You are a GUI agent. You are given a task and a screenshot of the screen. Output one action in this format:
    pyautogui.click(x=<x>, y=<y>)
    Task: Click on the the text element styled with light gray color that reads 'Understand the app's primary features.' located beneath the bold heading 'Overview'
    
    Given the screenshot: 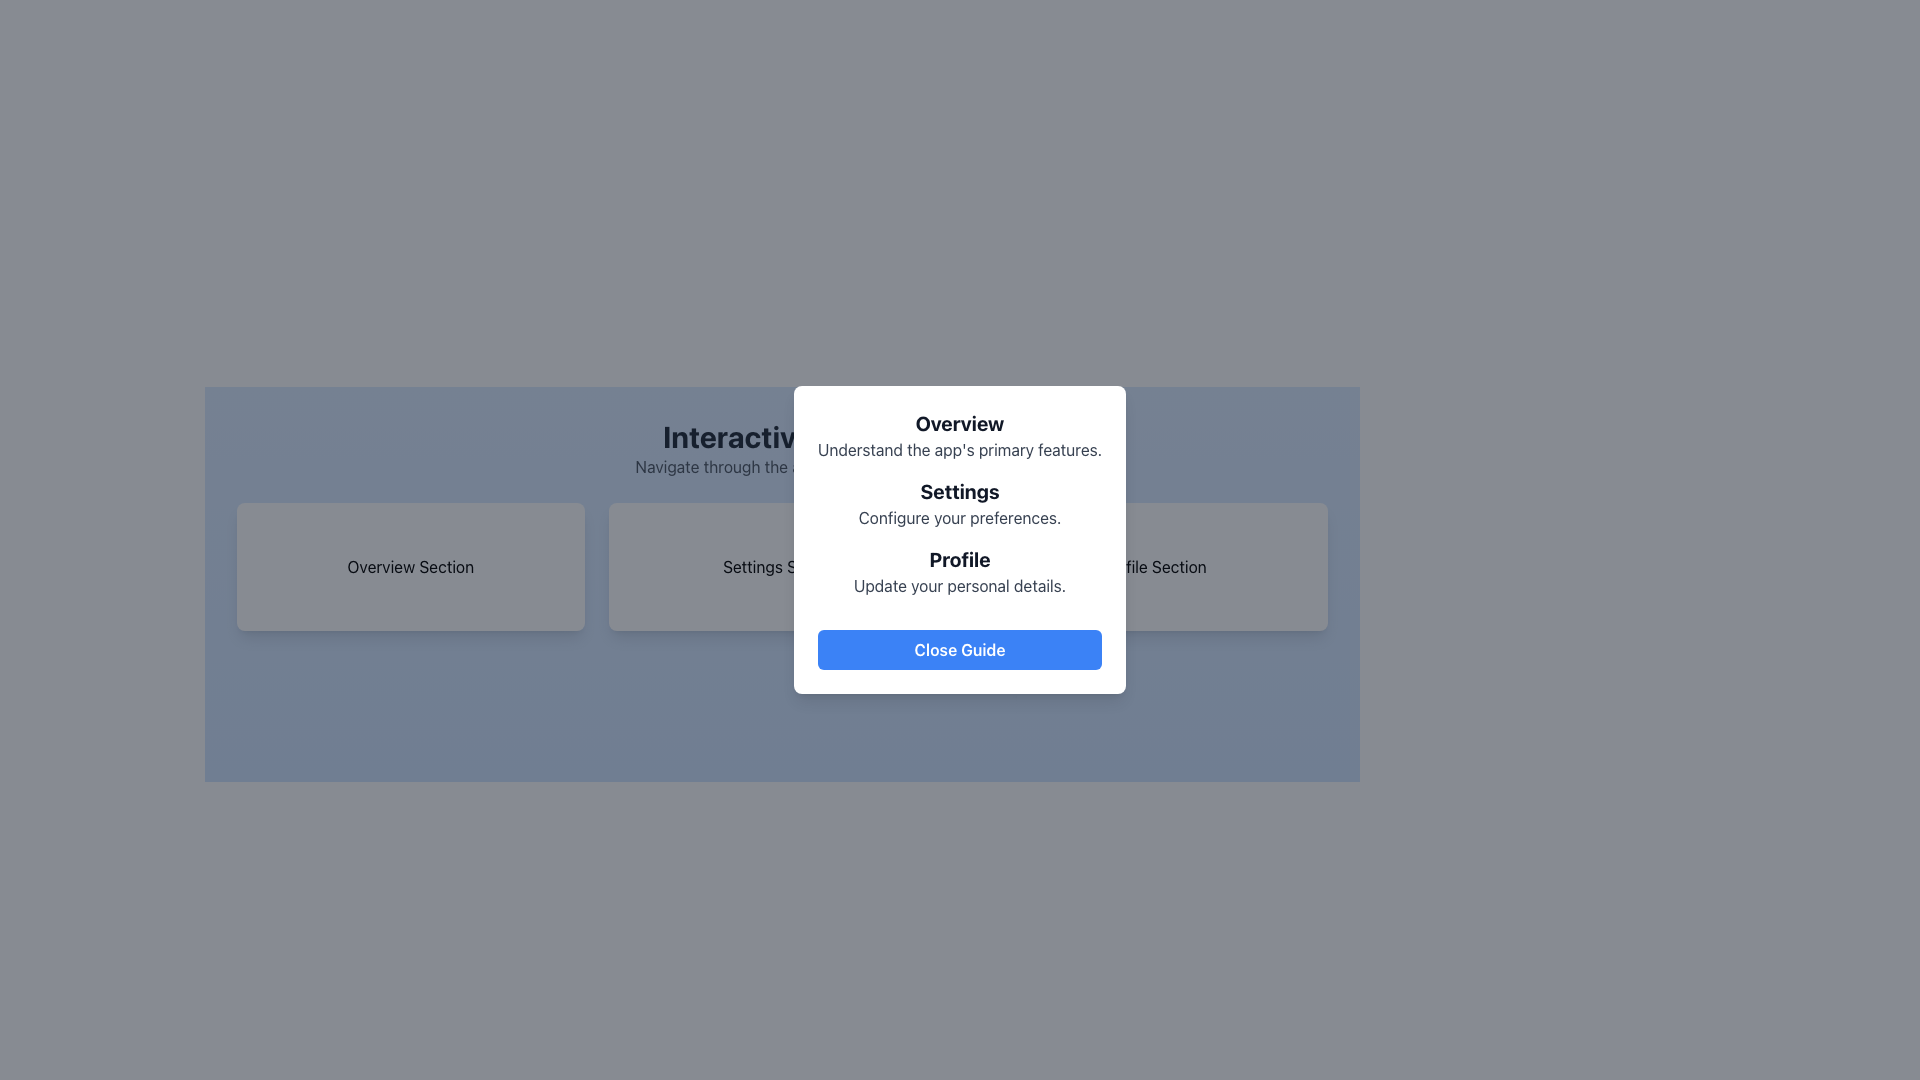 What is the action you would take?
    pyautogui.click(x=960, y=450)
    